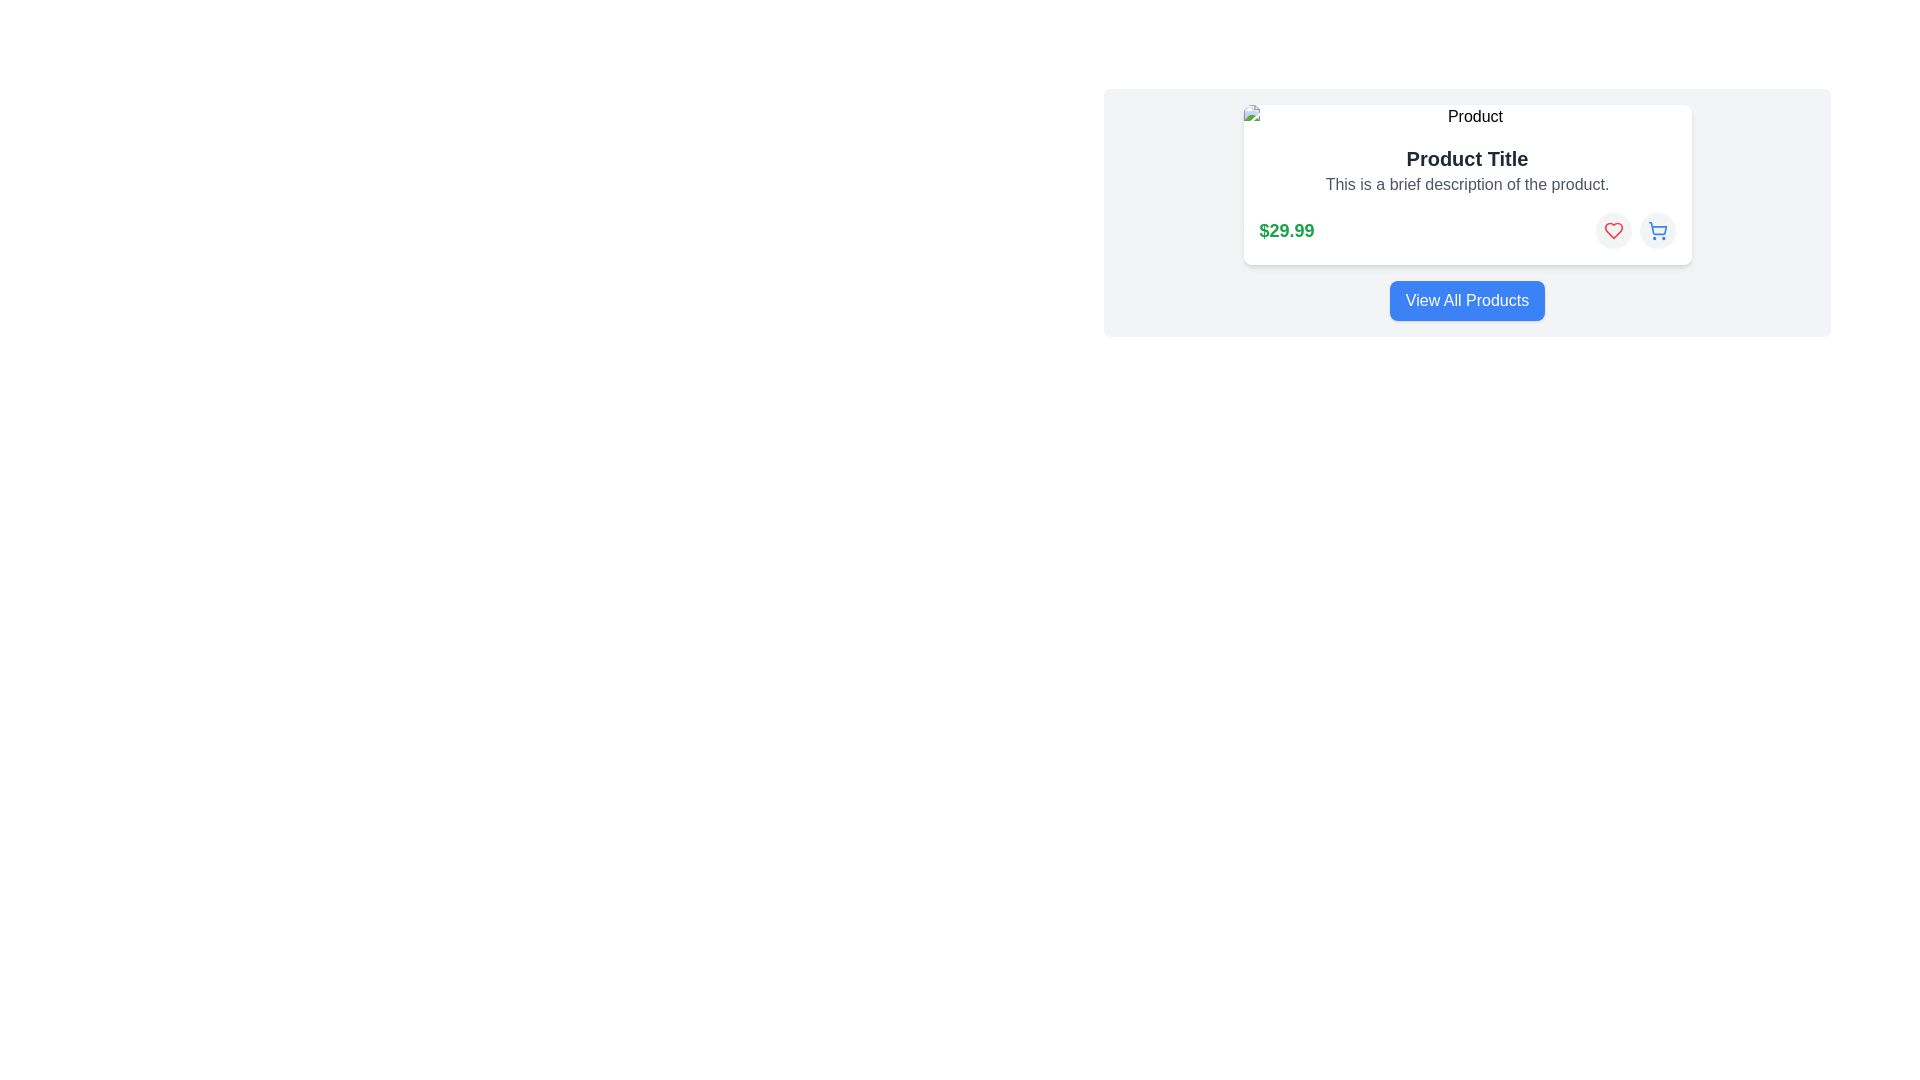  What do you see at coordinates (1613, 230) in the screenshot?
I see `the circular button with a light gray background and a heart-shaped icon outlined in red` at bounding box center [1613, 230].